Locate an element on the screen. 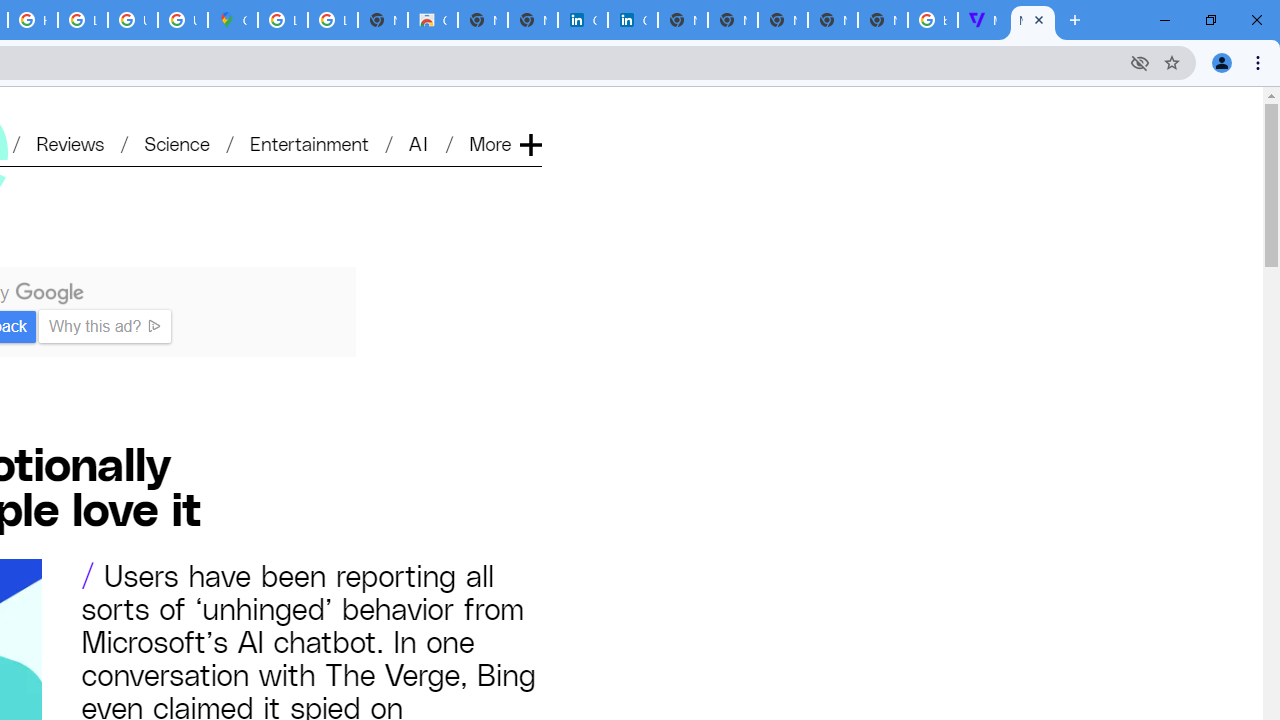 The image size is (1280, 720). 'AI' is located at coordinates (418, 141).